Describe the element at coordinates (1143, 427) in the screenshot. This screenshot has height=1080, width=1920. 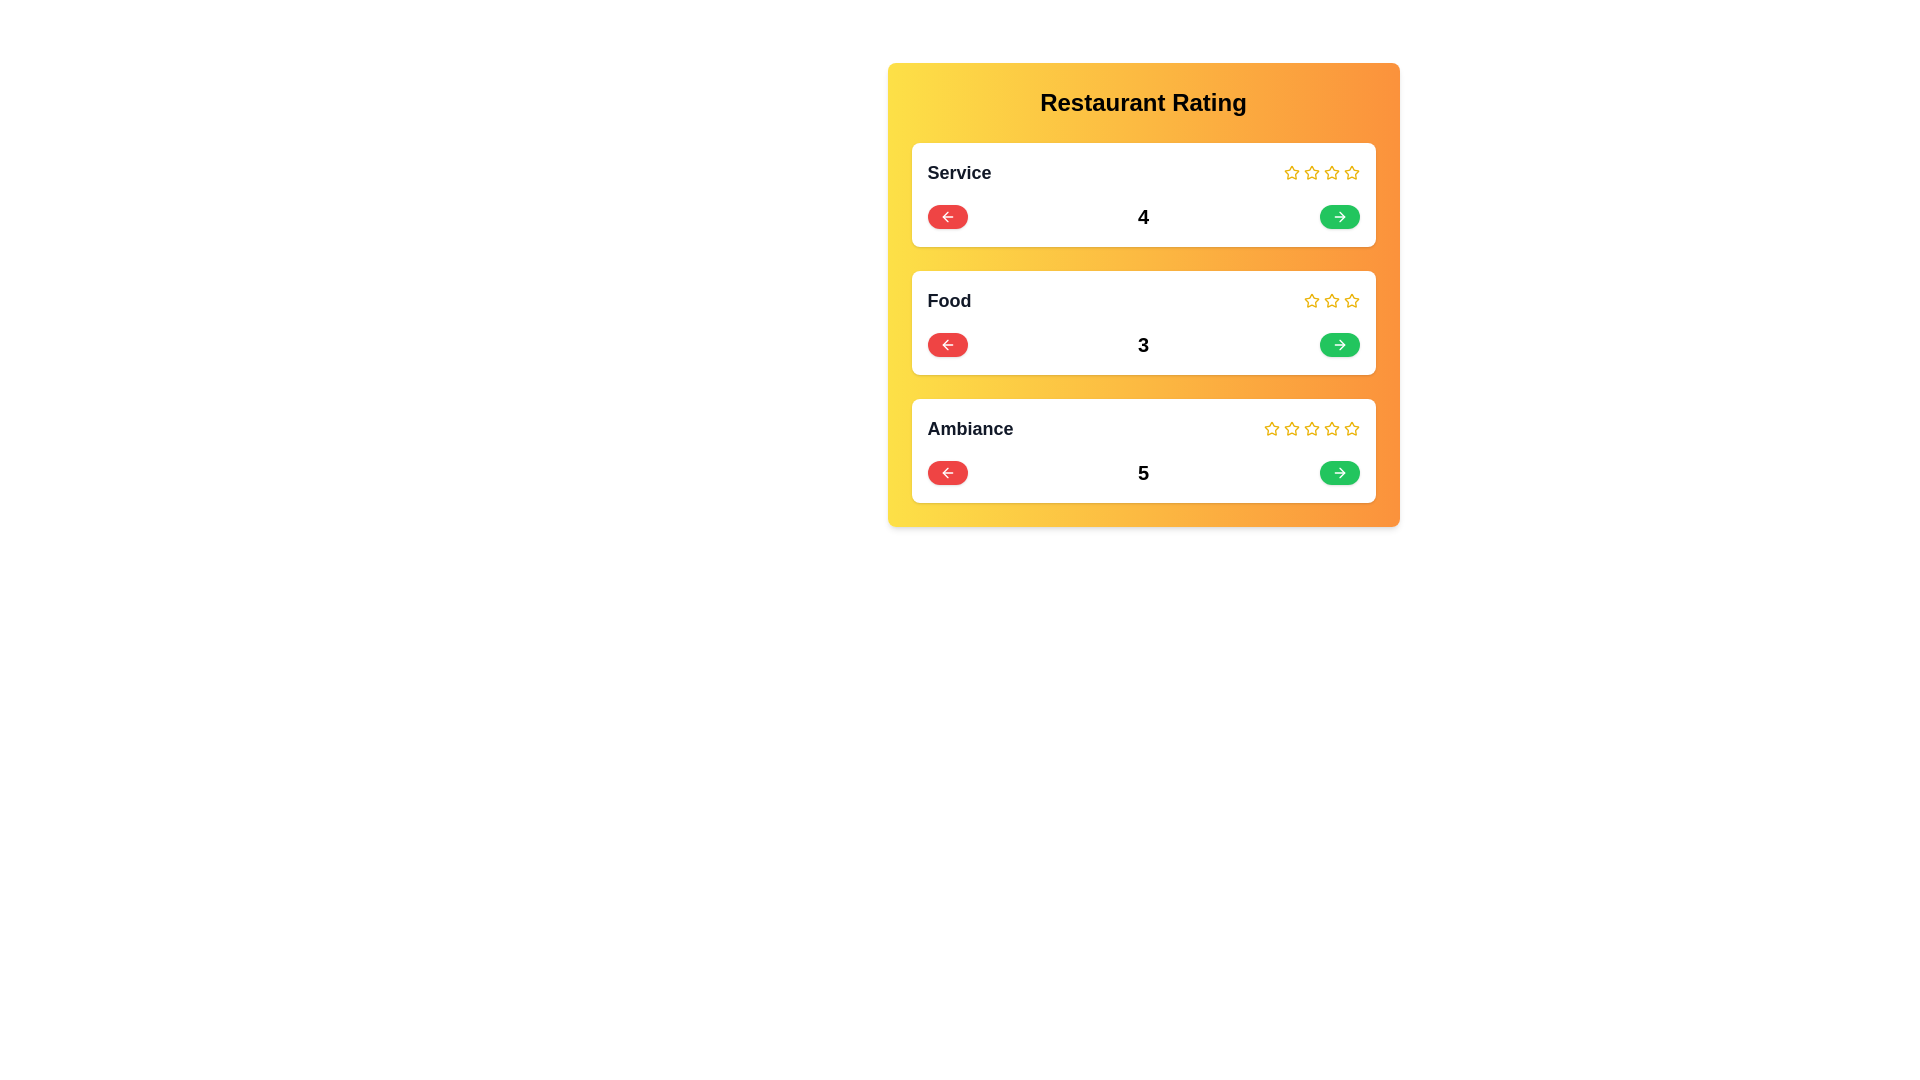
I see `'Ambiance' star rating bar located in the third row under the 'Restaurant Rating' heading for layout information` at that location.